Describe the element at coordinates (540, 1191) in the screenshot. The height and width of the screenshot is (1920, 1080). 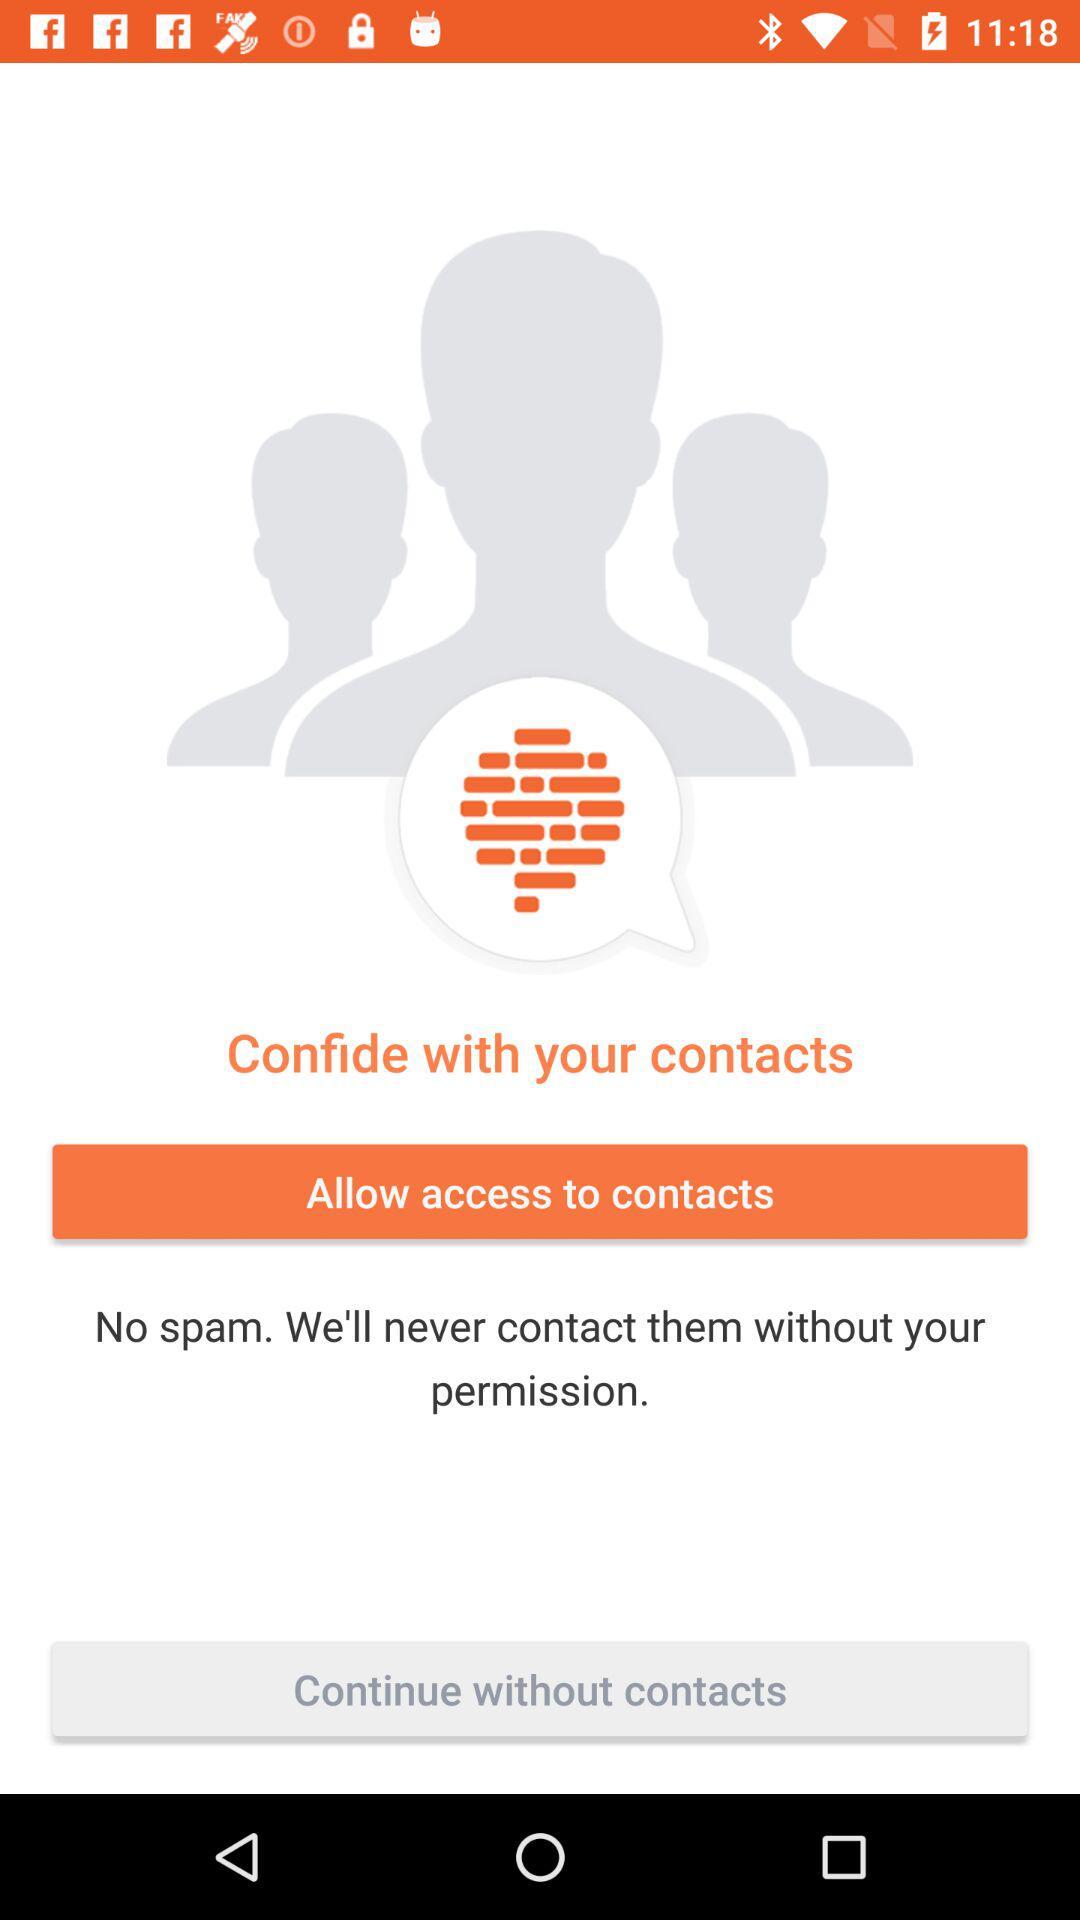
I see `the item below confide with your` at that location.